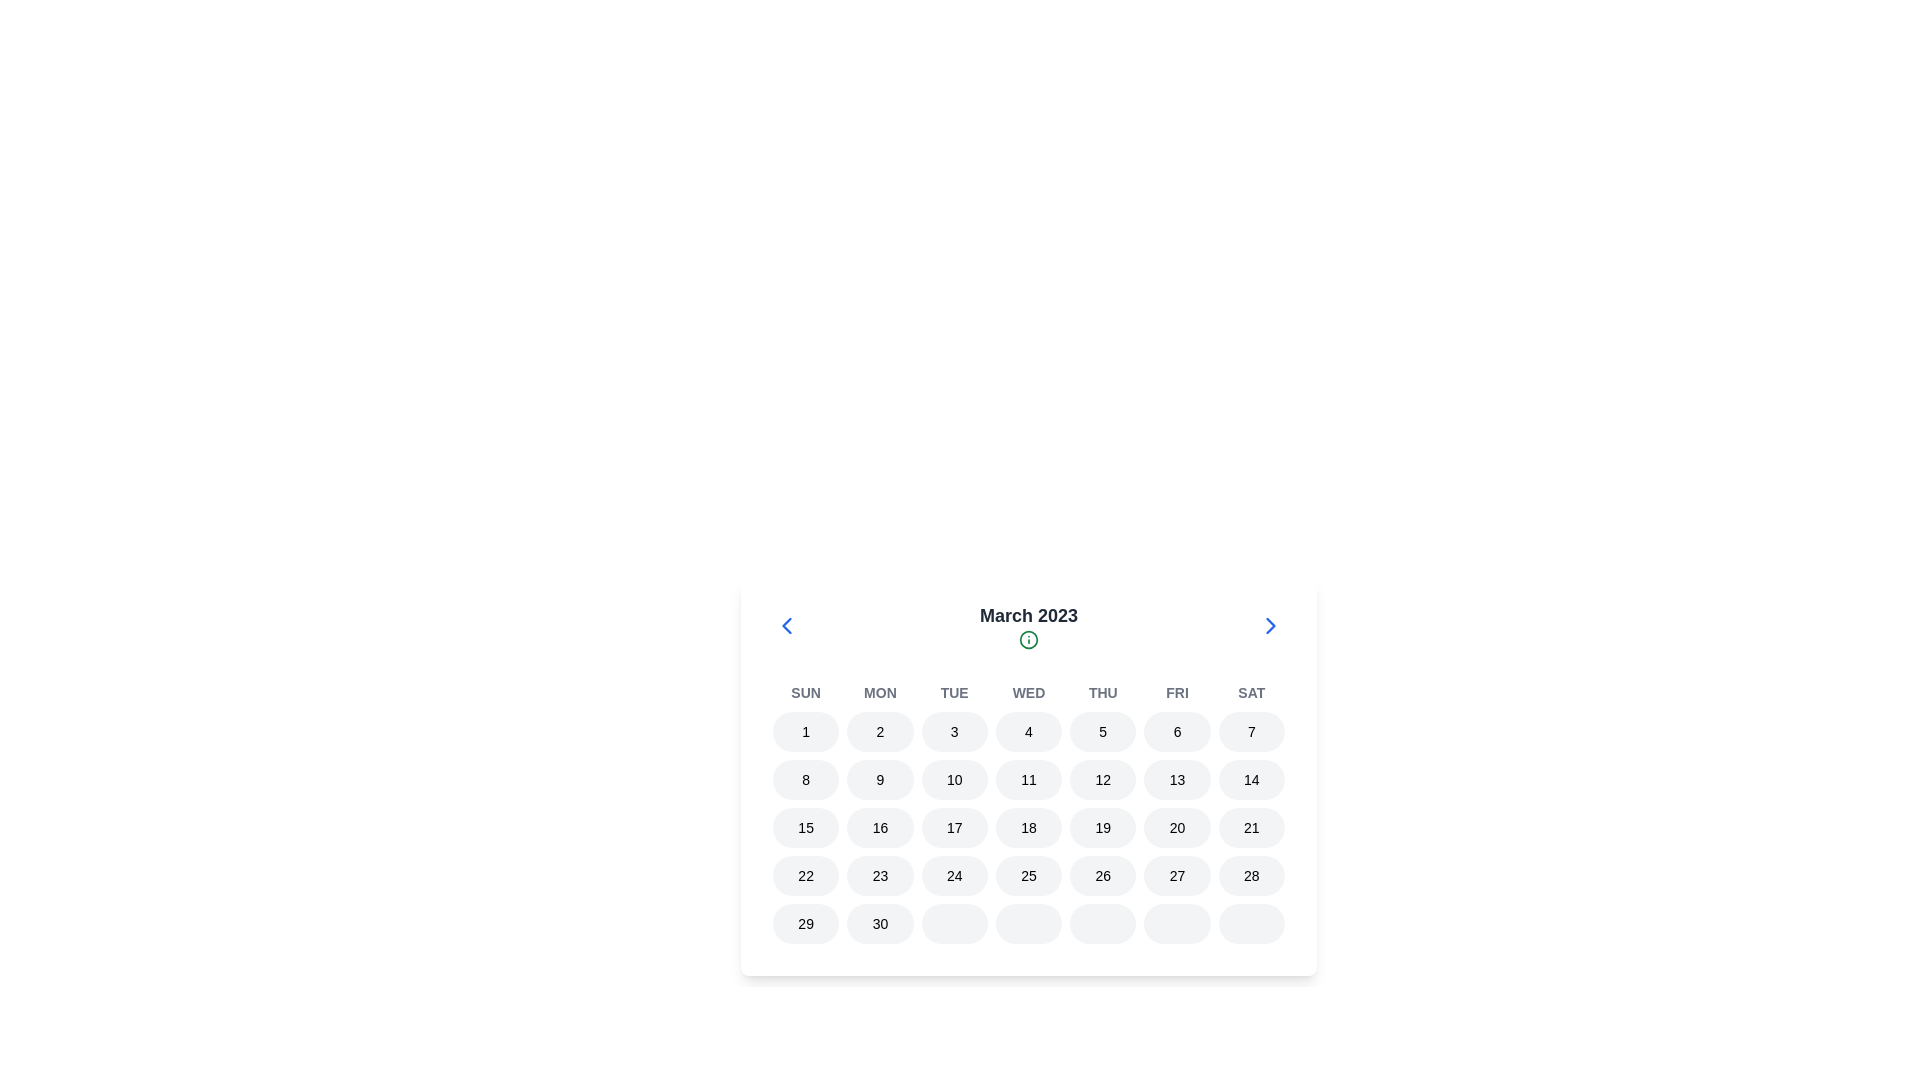 This screenshot has width=1920, height=1080. What do you see at coordinates (879, 828) in the screenshot?
I see `the button-like calendar date cell representing the 16th date in the calendar view` at bounding box center [879, 828].